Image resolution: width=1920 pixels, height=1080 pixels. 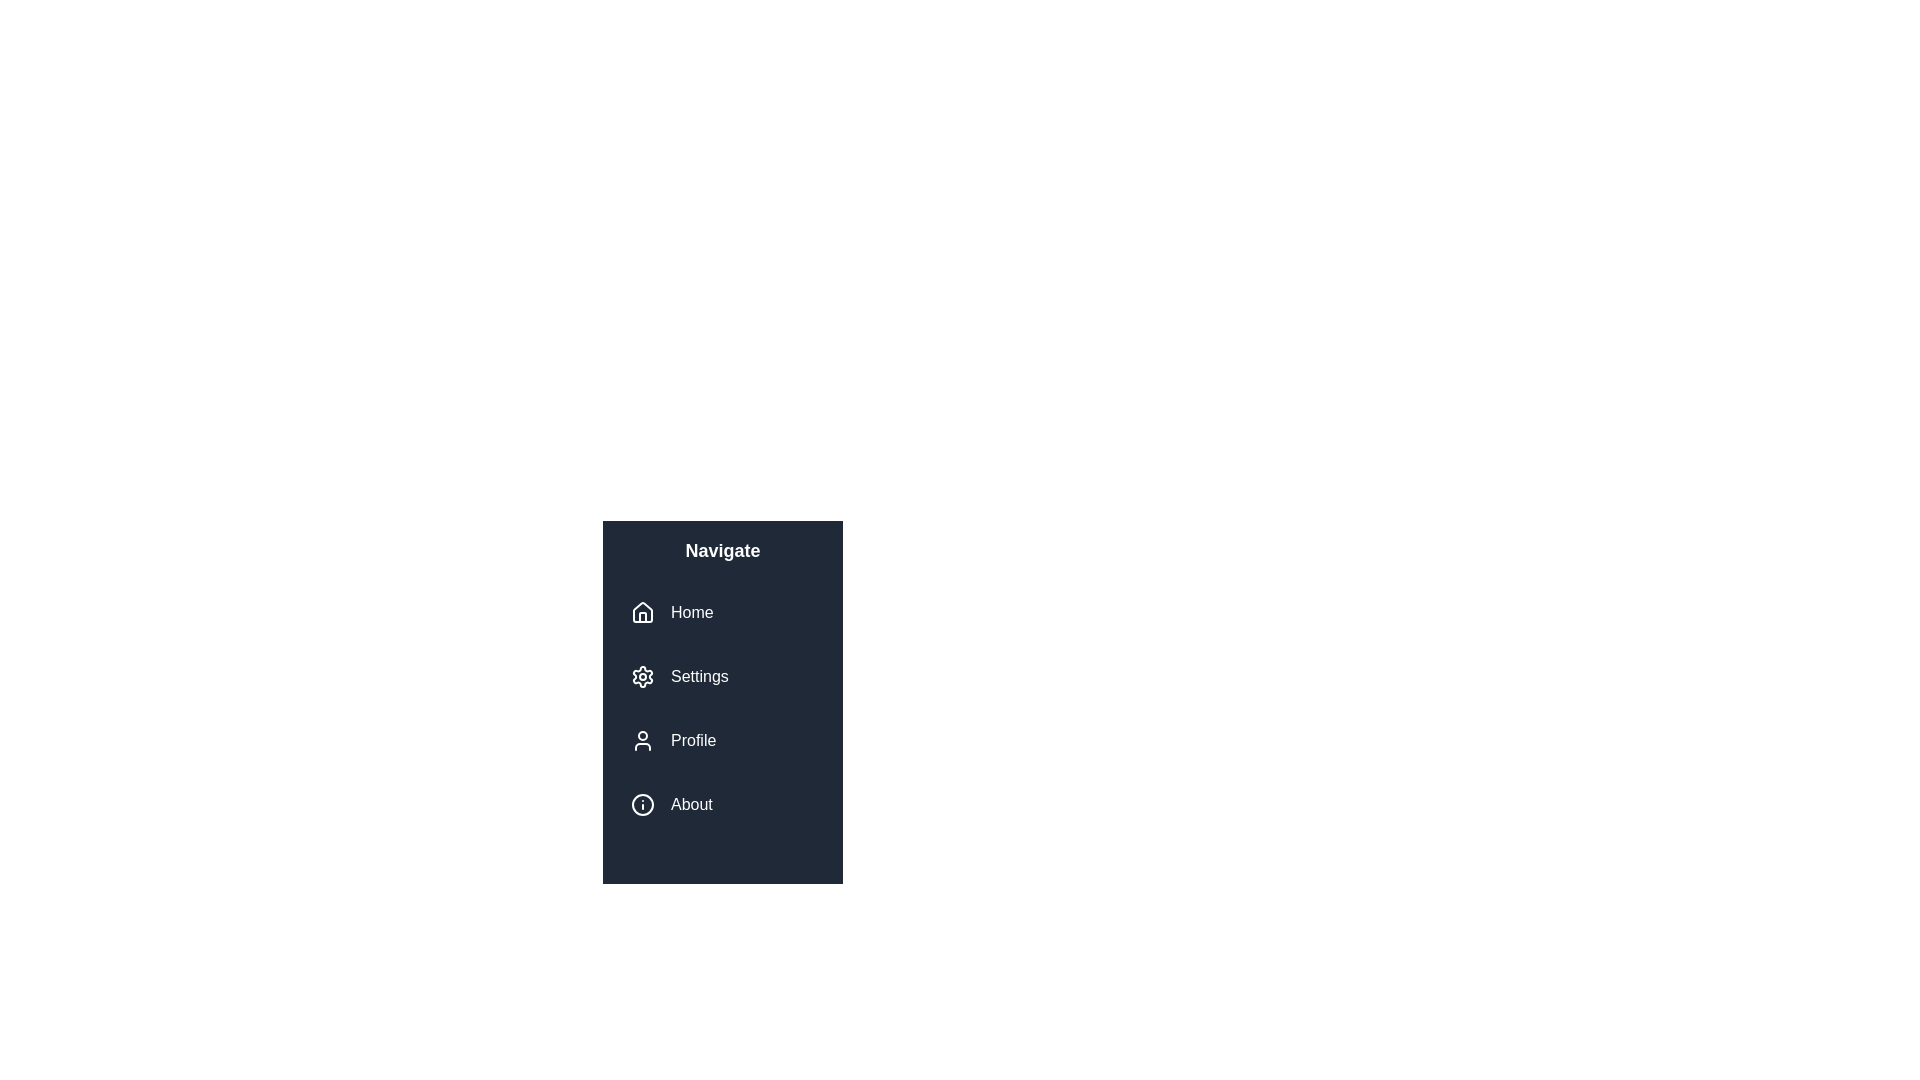 I want to click on the circular information icon located in the navigation menu, which is styled with a white stroke on a dark background and positioned slightly to the left of the 'About' text label, so click(x=643, y=804).